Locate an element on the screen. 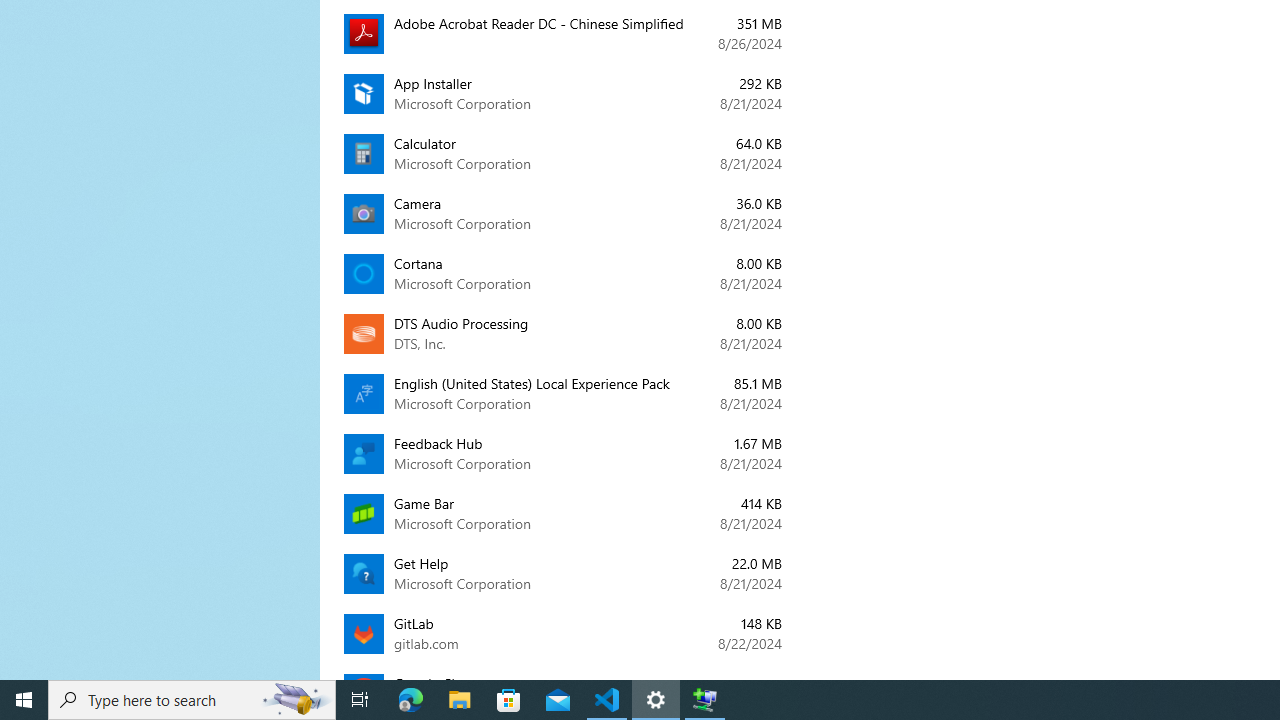 Image resolution: width=1280 pixels, height=720 pixels. 'Type here to search' is located at coordinates (192, 698).